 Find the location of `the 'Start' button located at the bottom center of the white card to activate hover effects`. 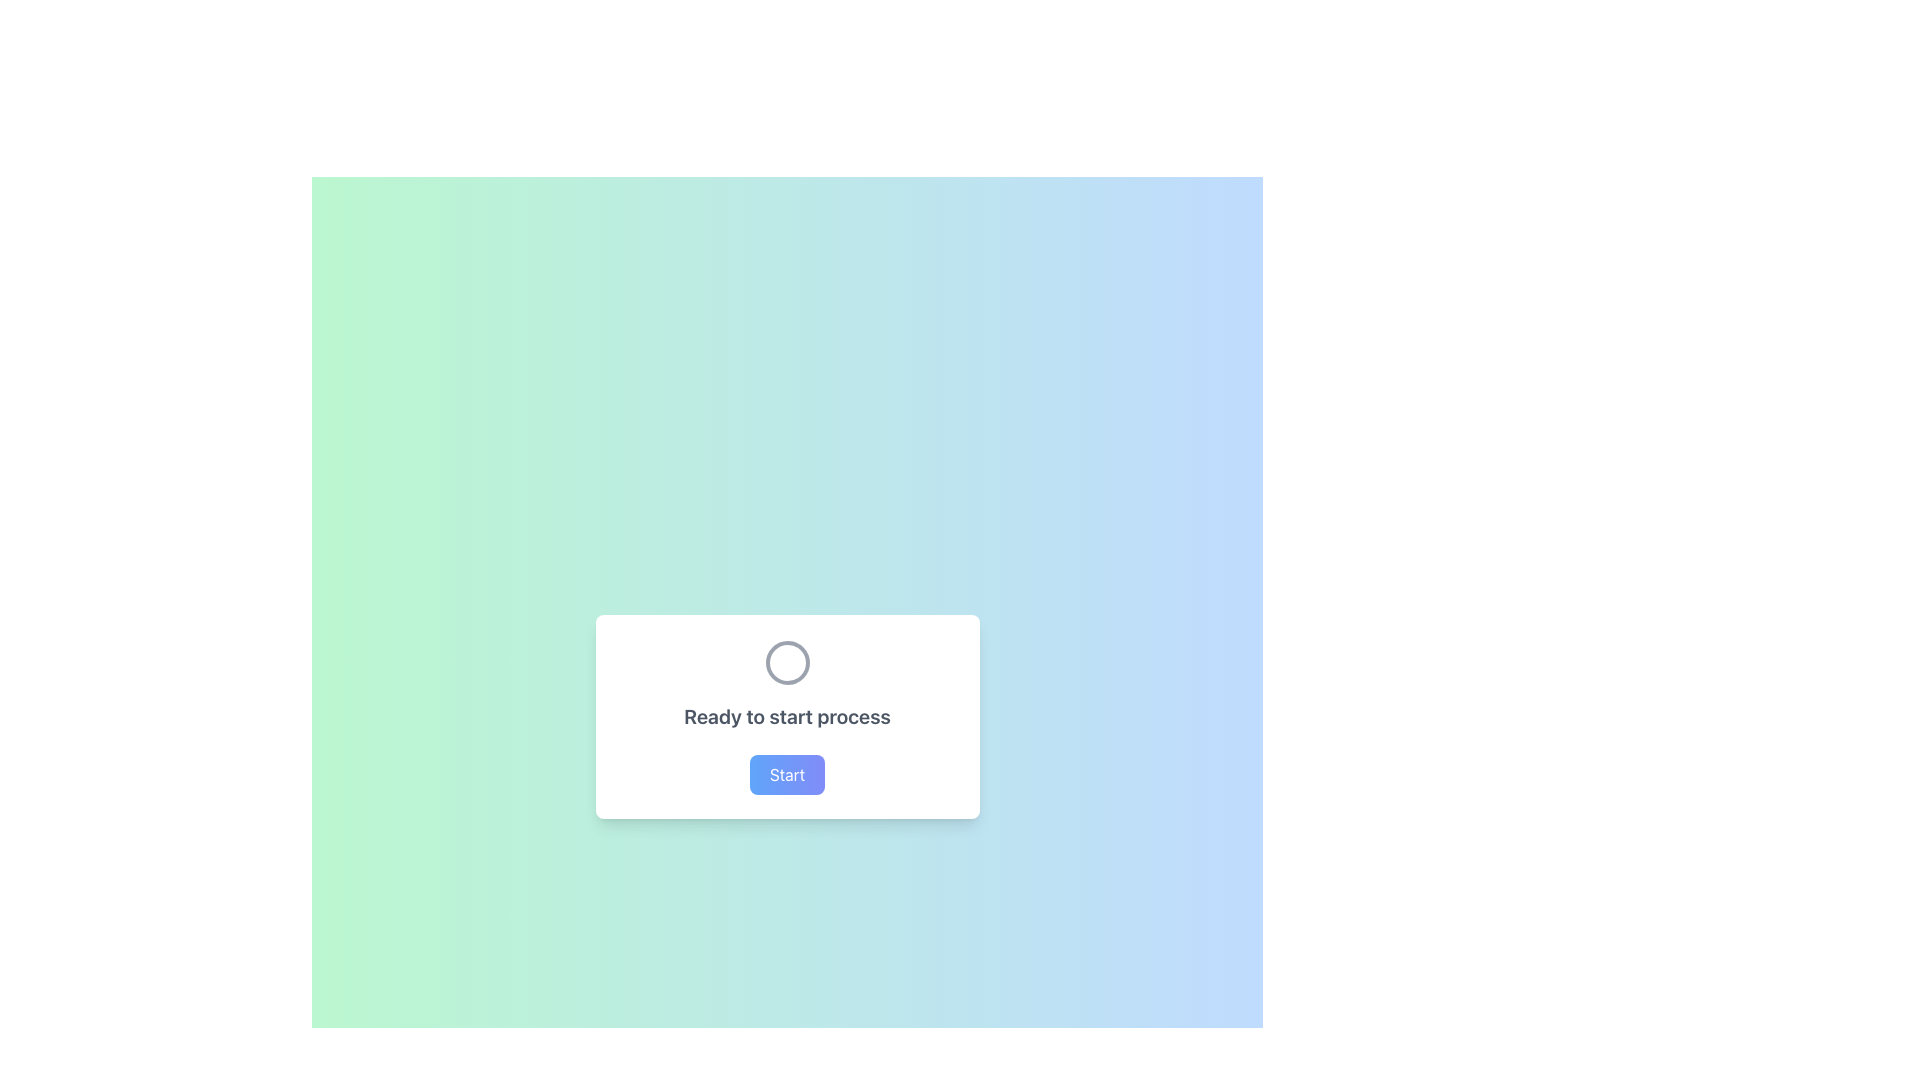

the 'Start' button located at the bottom center of the white card to activate hover effects is located at coordinates (786, 774).